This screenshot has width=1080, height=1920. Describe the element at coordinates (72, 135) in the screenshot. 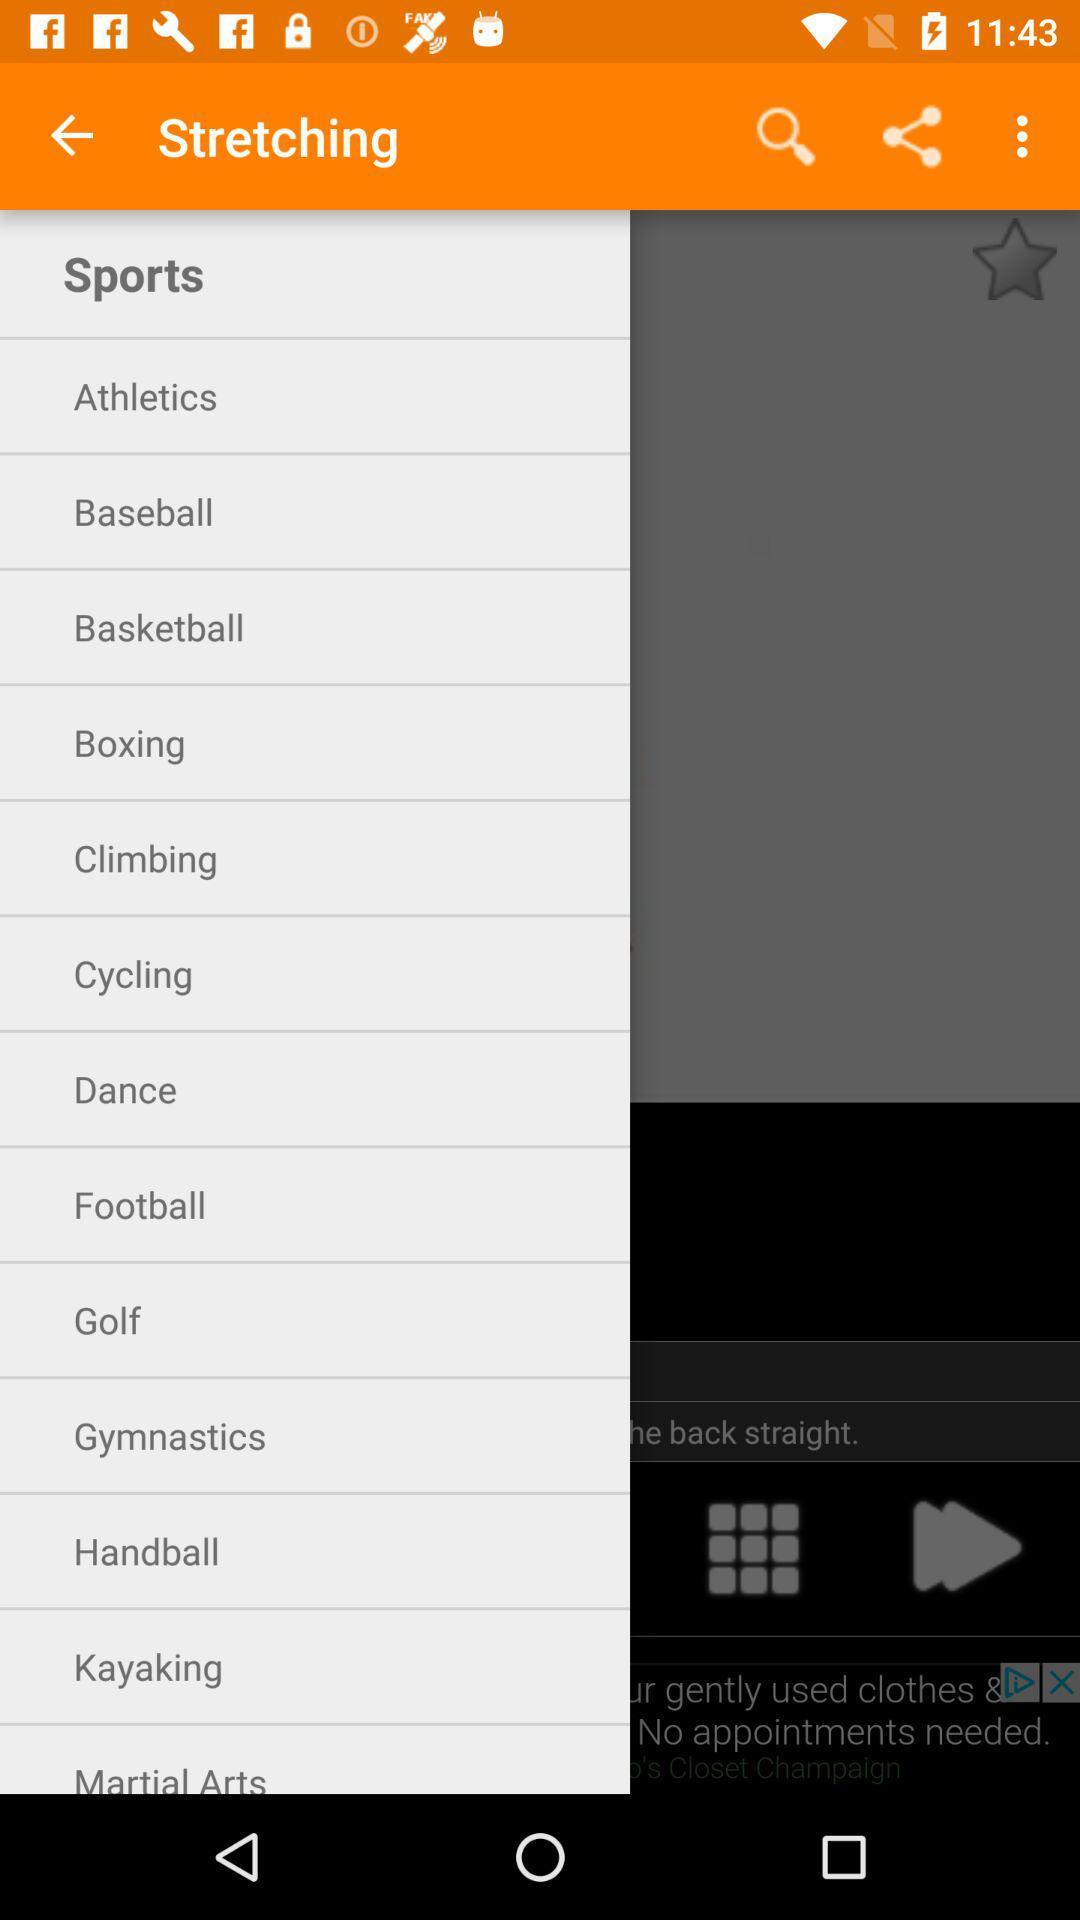

I see `icon next to stretching icon` at that location.